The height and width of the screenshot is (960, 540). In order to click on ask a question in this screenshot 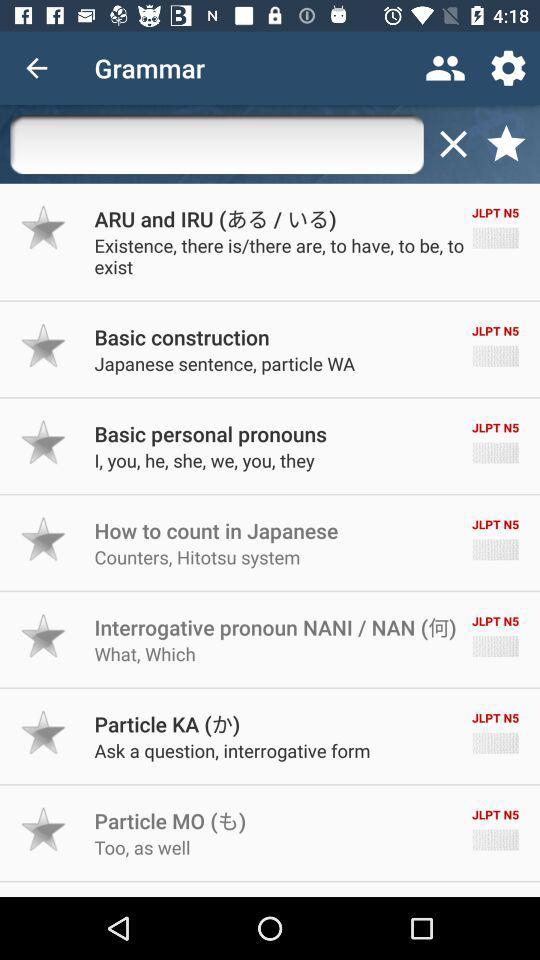, I will do `click(231, 749)`.